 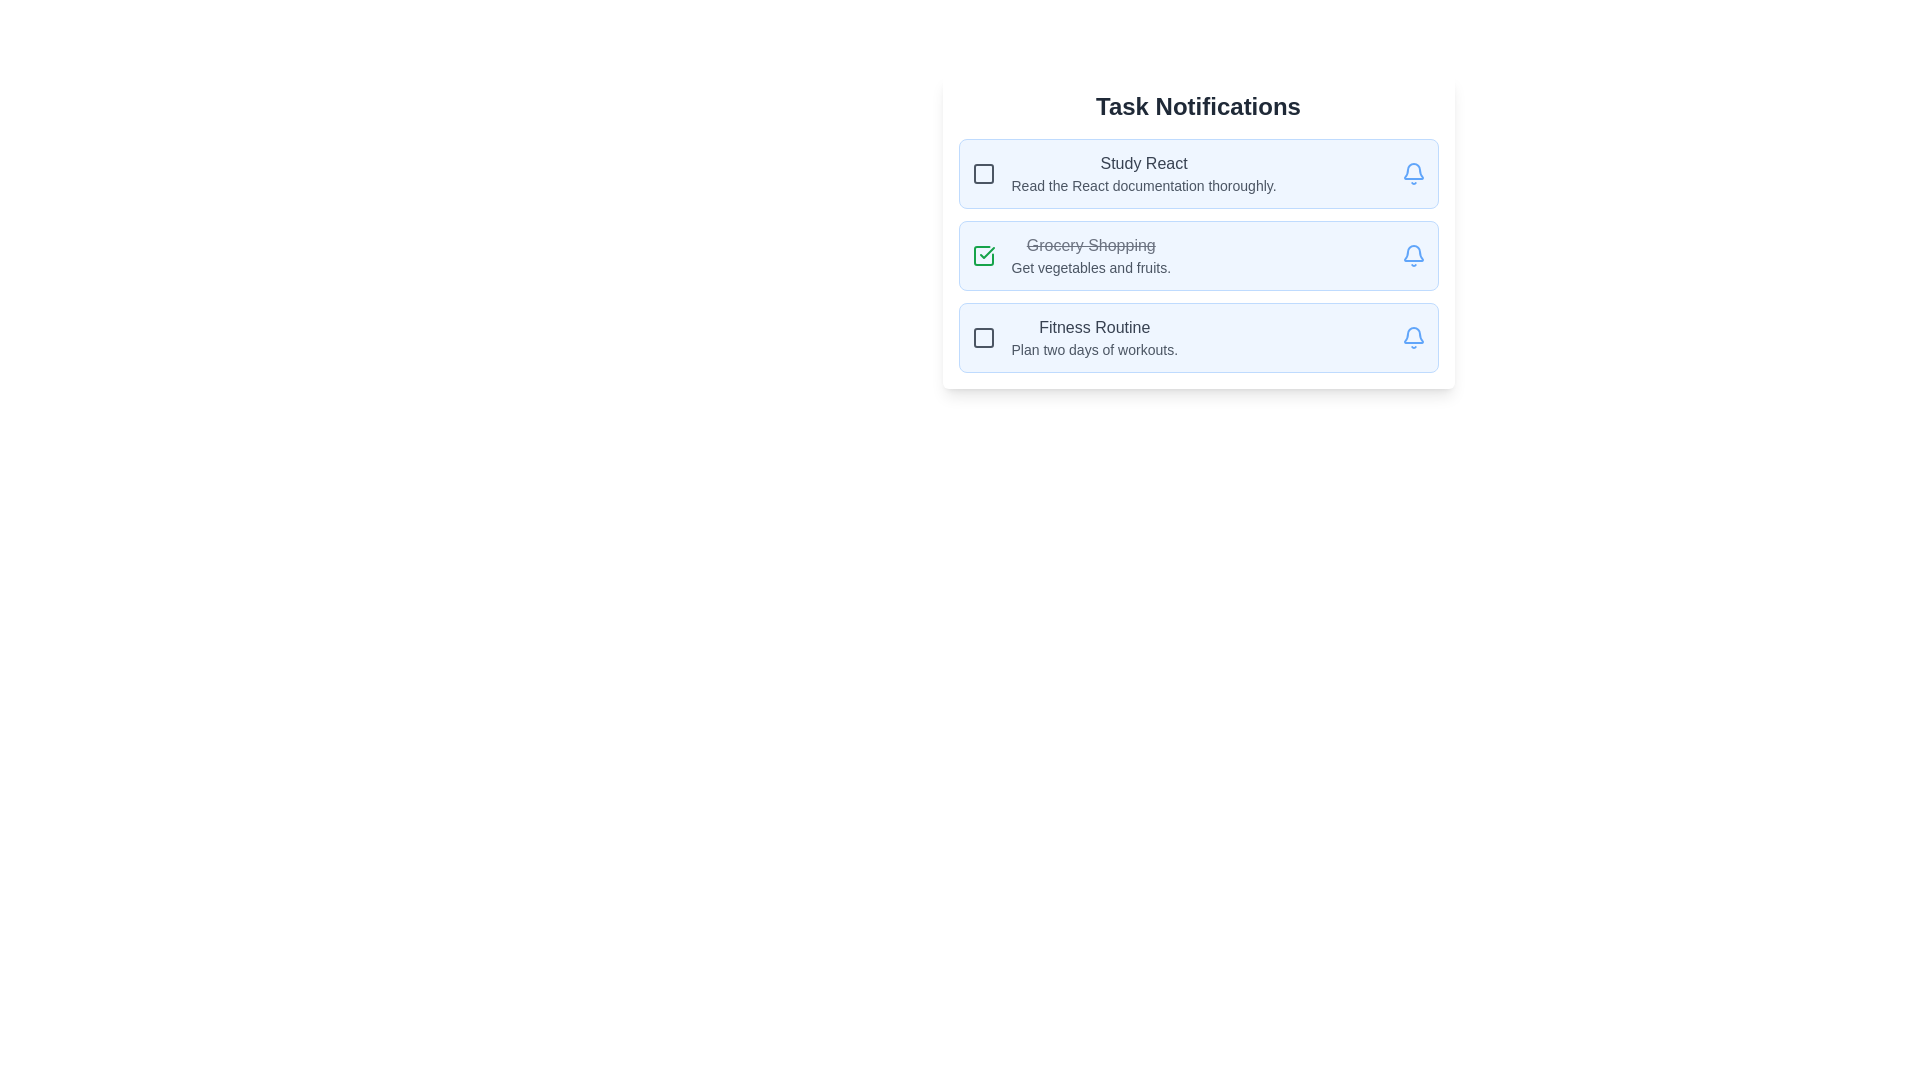 What do you see at coordinates (1412, 254) in the screenshot?
I see `the blue bell icon for notifications located on the far right of the 'Grocery Shopping' component` at bounding box center [1412, 254].